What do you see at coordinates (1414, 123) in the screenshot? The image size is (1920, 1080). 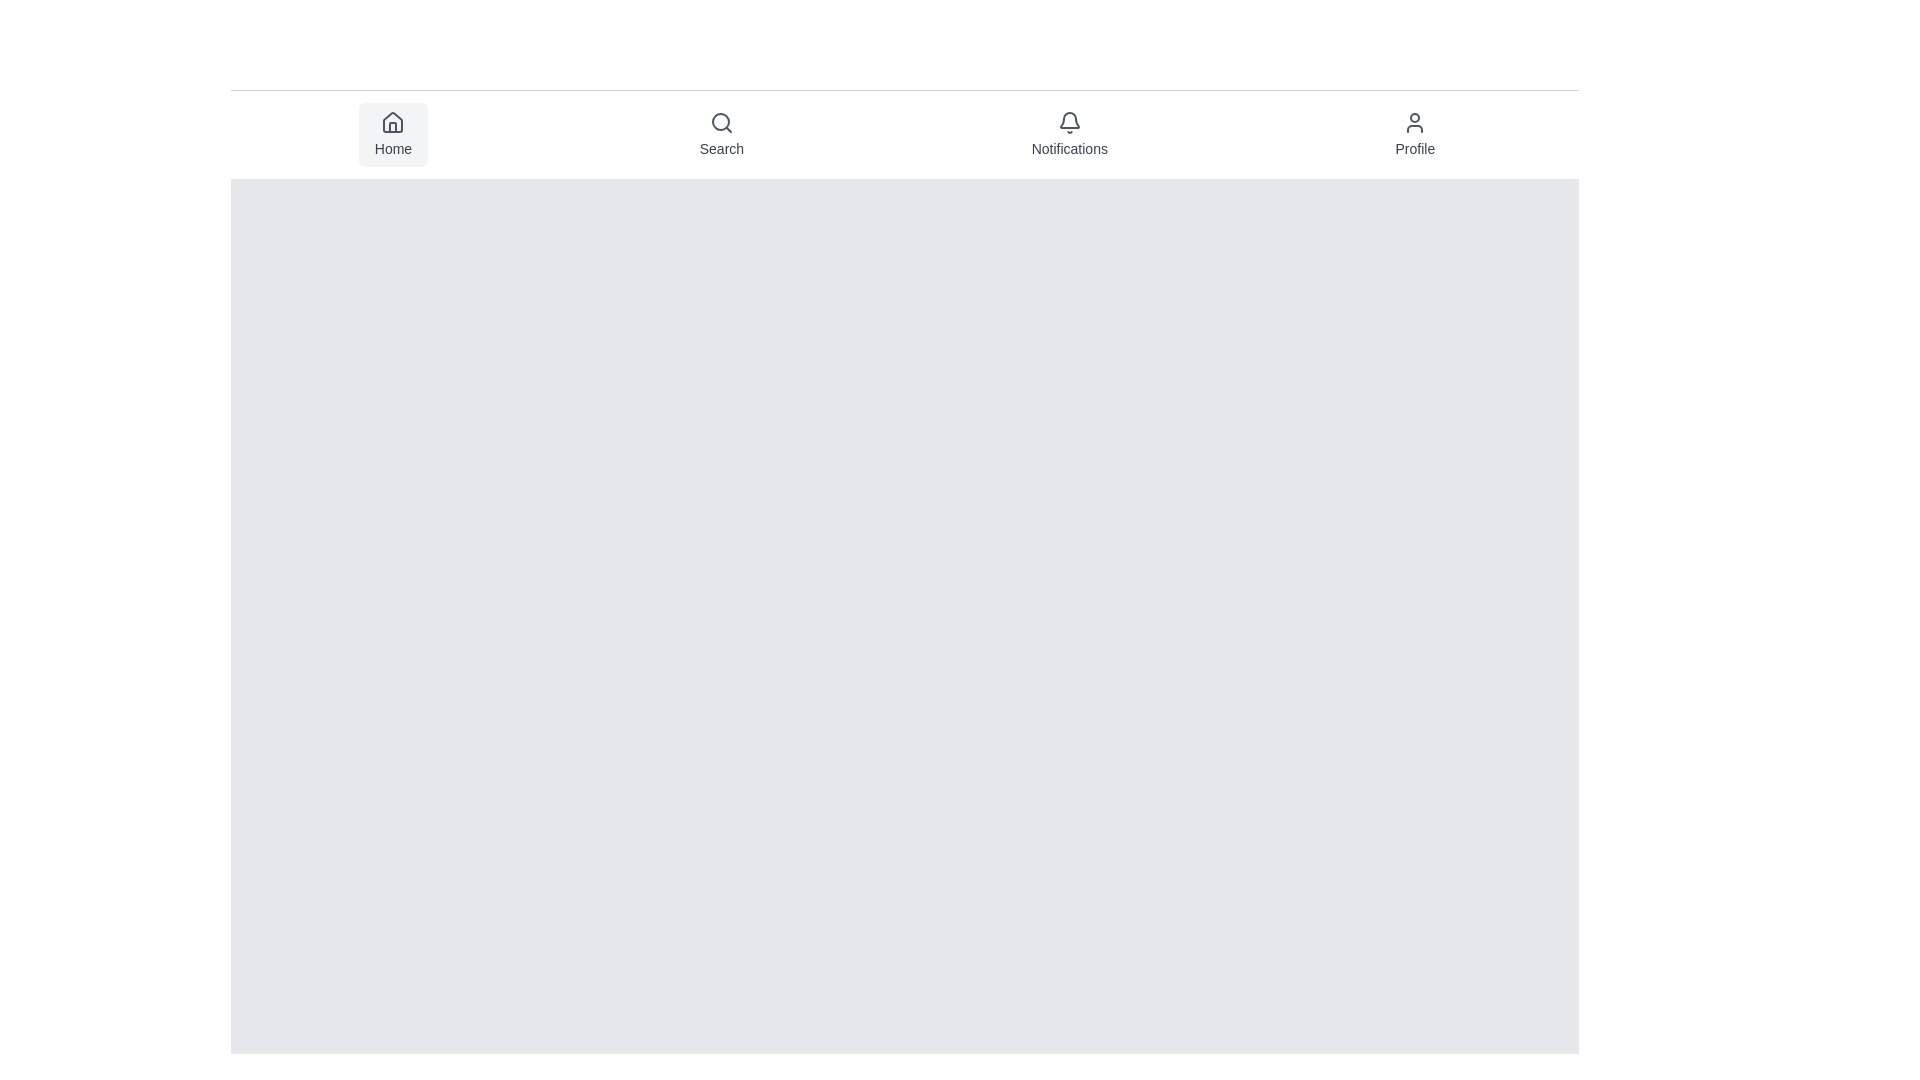 I see `the user profile icon, which is gray, circular, and located above the 'Profile' text in the navigation bar` at bounding box center [1414, 123].